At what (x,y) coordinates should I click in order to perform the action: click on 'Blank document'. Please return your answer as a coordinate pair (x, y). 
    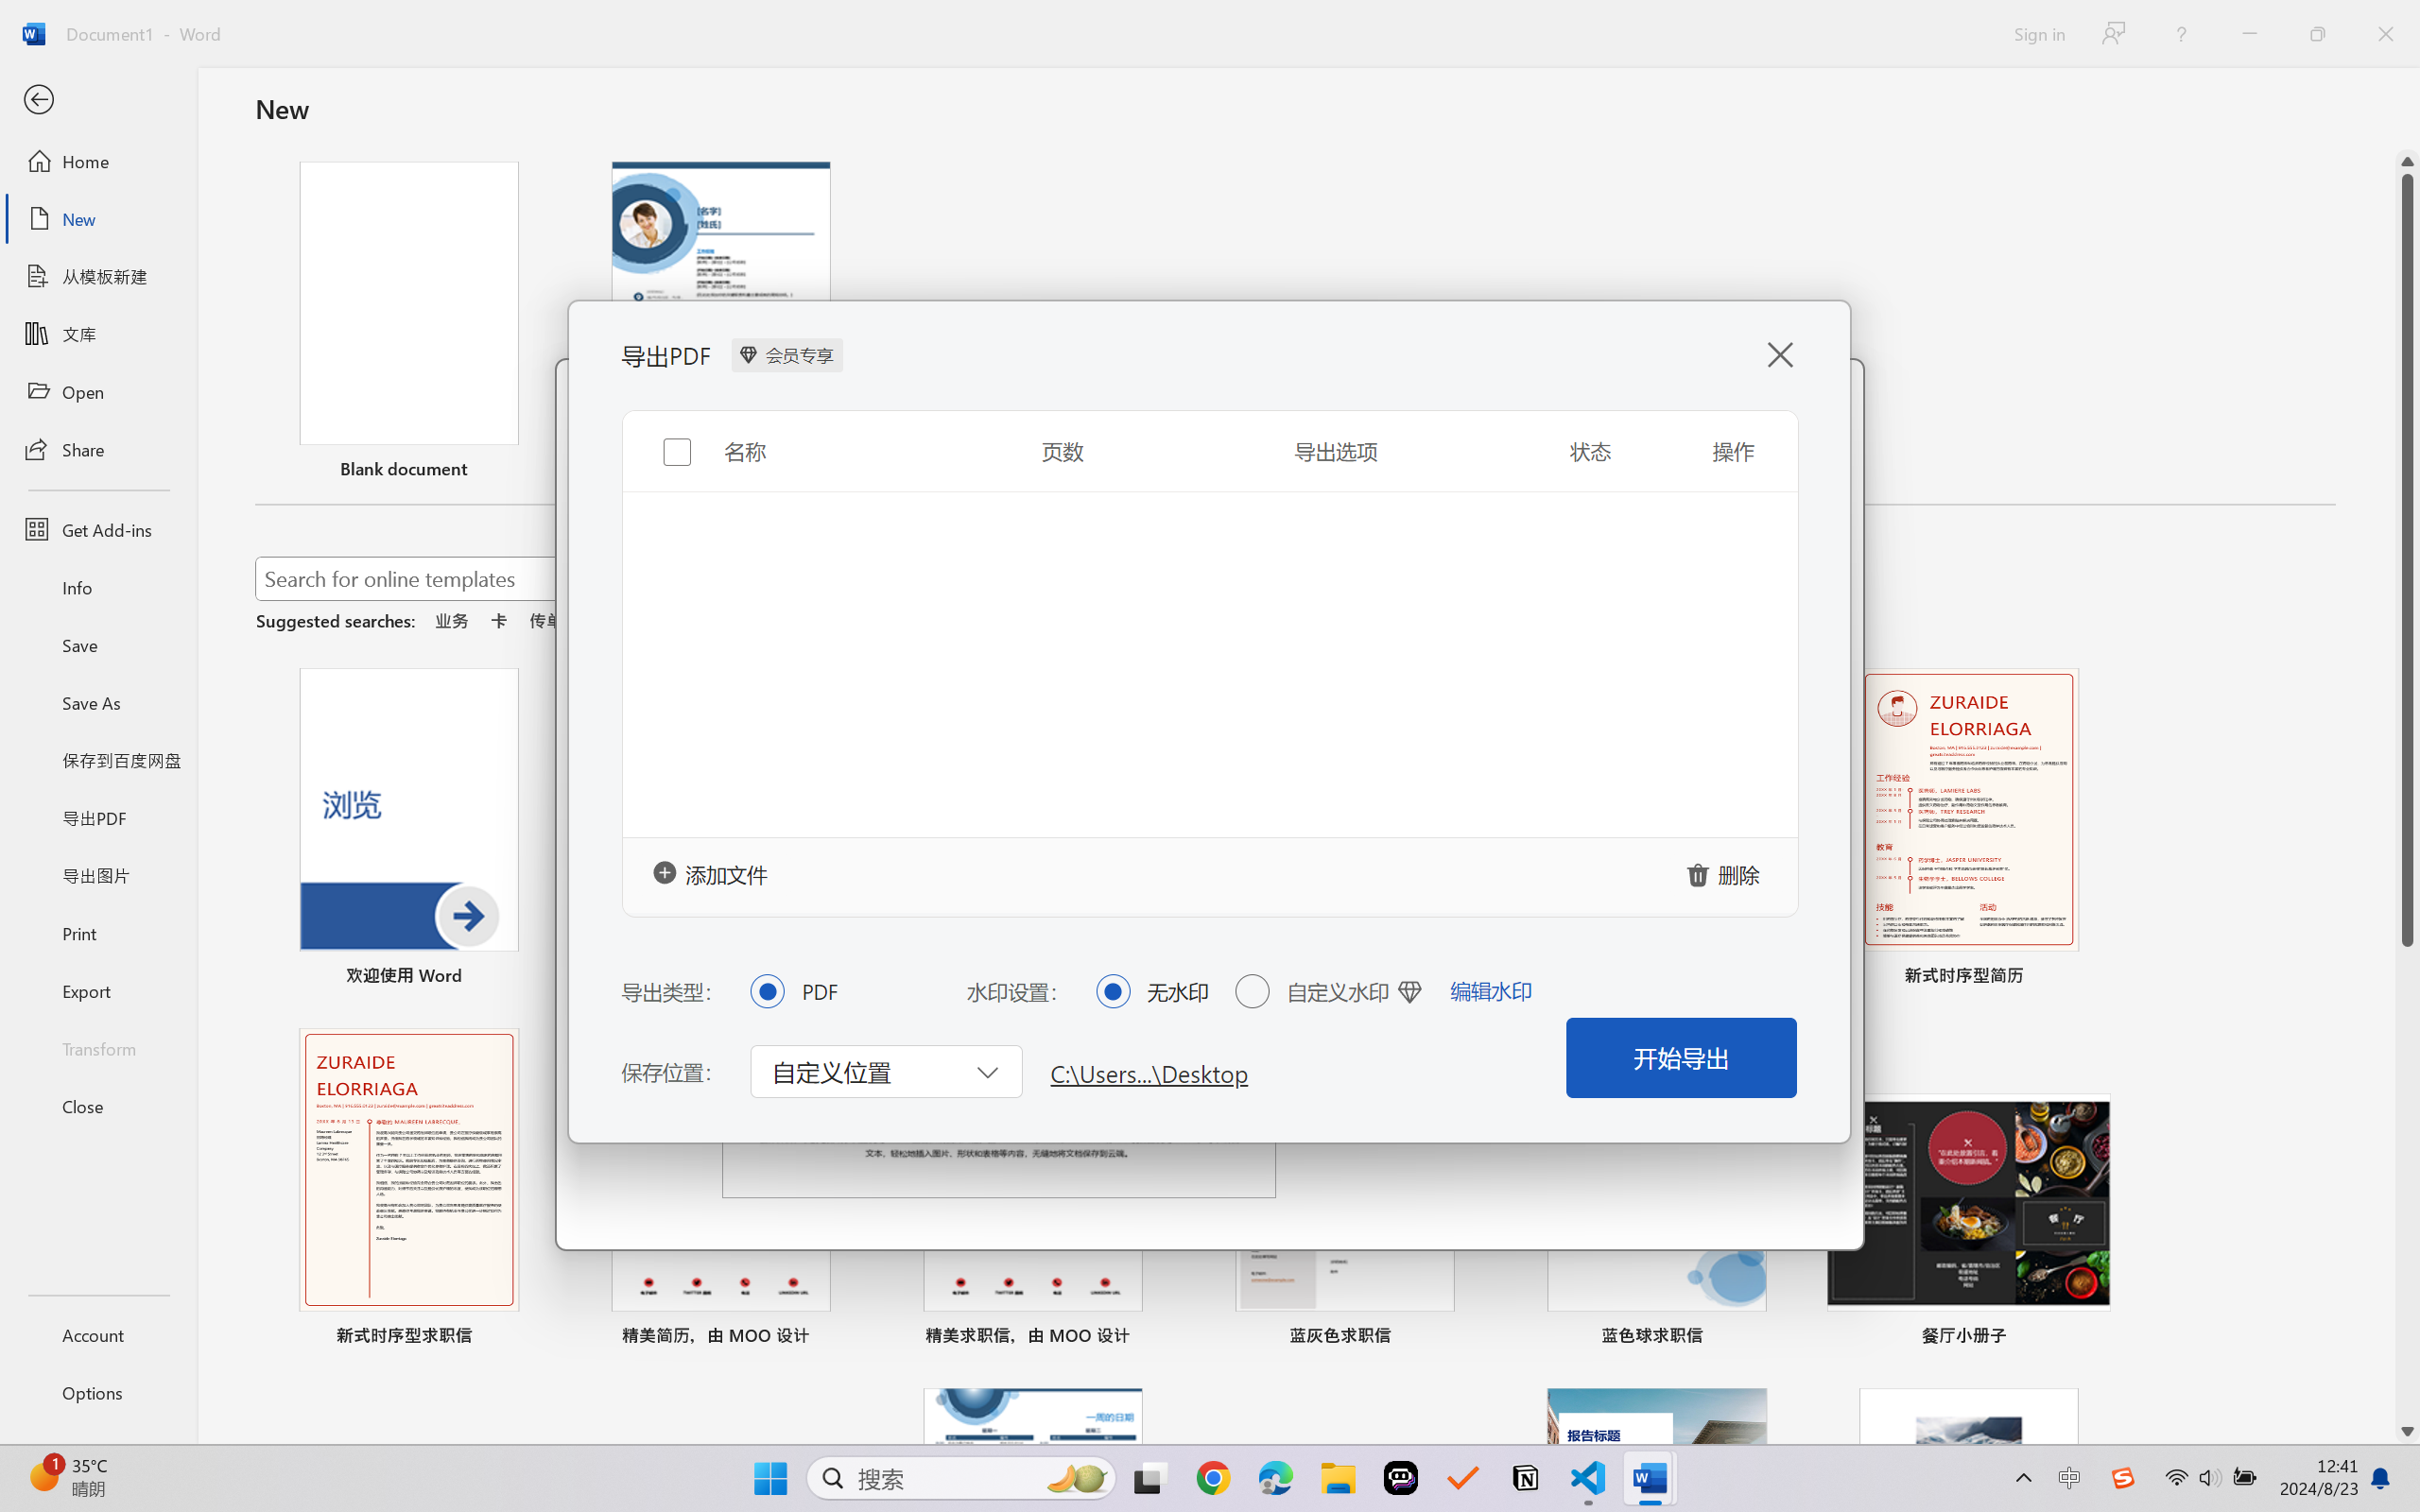
    Looking at the image, I should click on (408, 322).